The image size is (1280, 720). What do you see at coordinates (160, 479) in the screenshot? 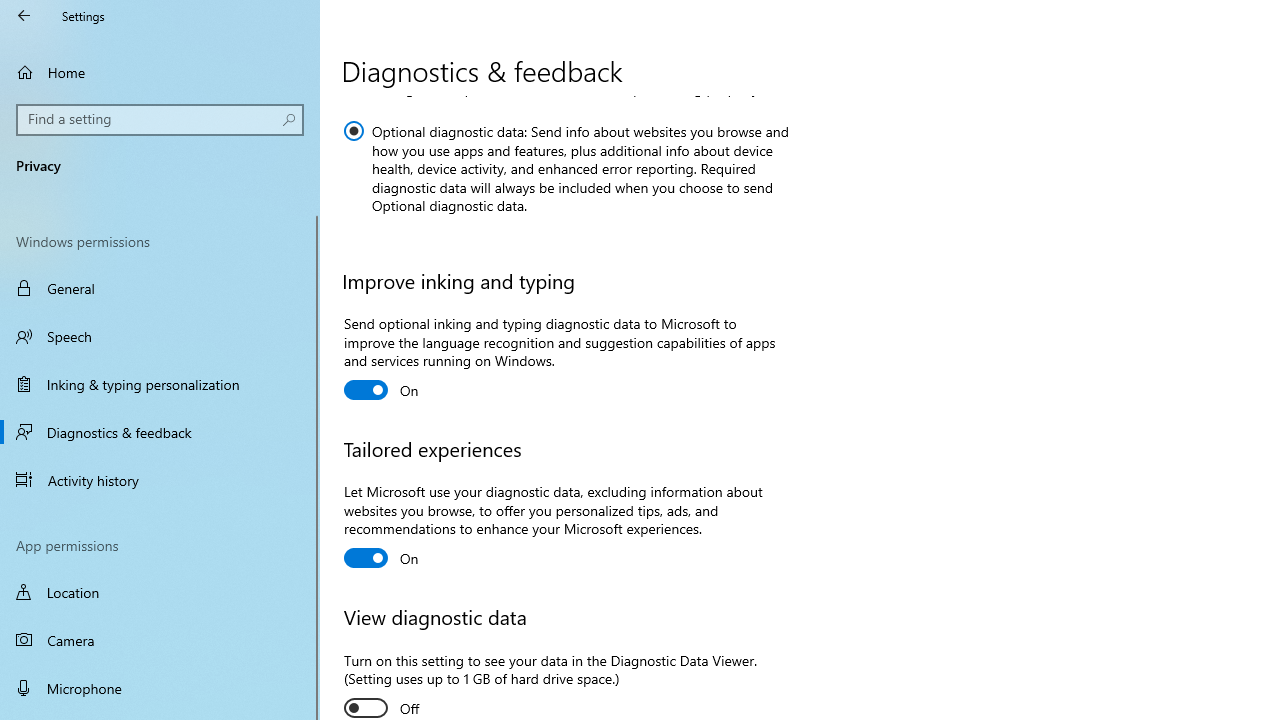
I see `'Activity history'` at bounding box center [160, 479].